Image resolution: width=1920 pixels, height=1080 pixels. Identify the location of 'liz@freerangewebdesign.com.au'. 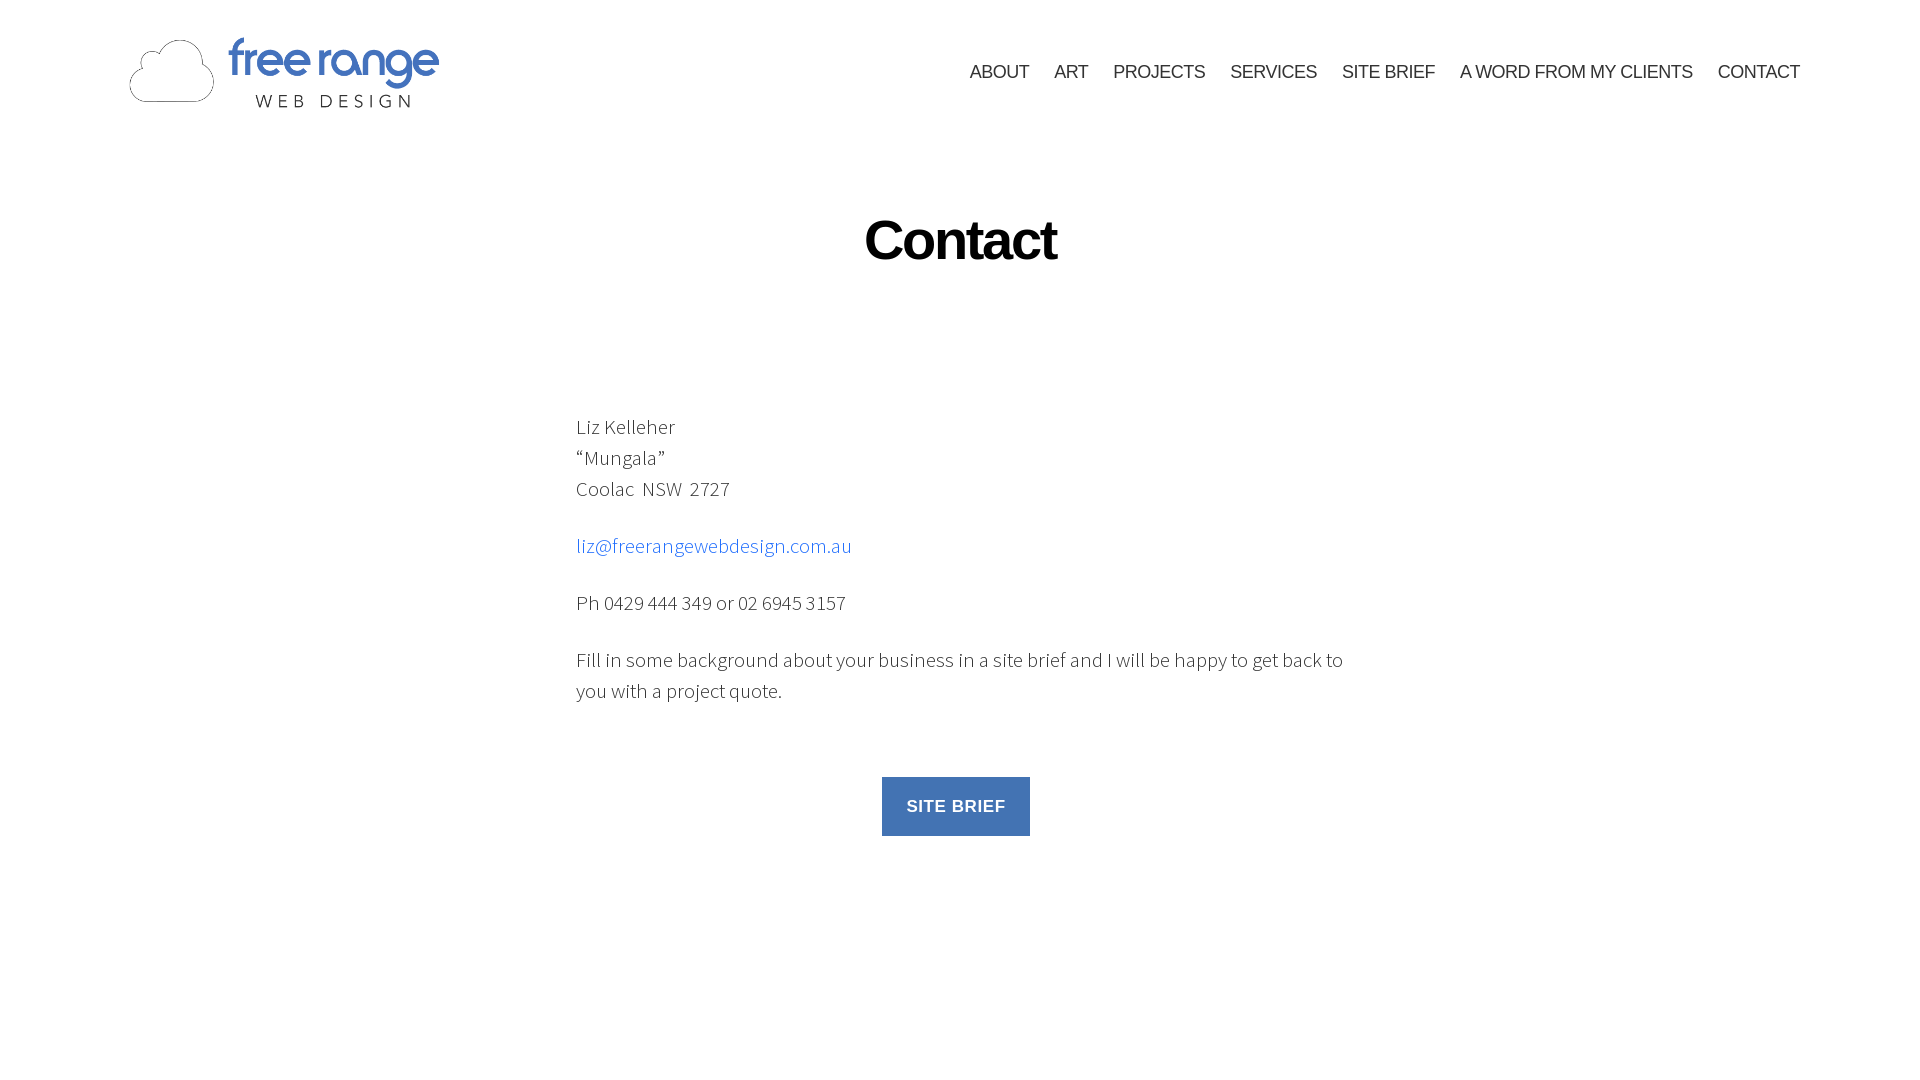
(575, 545).